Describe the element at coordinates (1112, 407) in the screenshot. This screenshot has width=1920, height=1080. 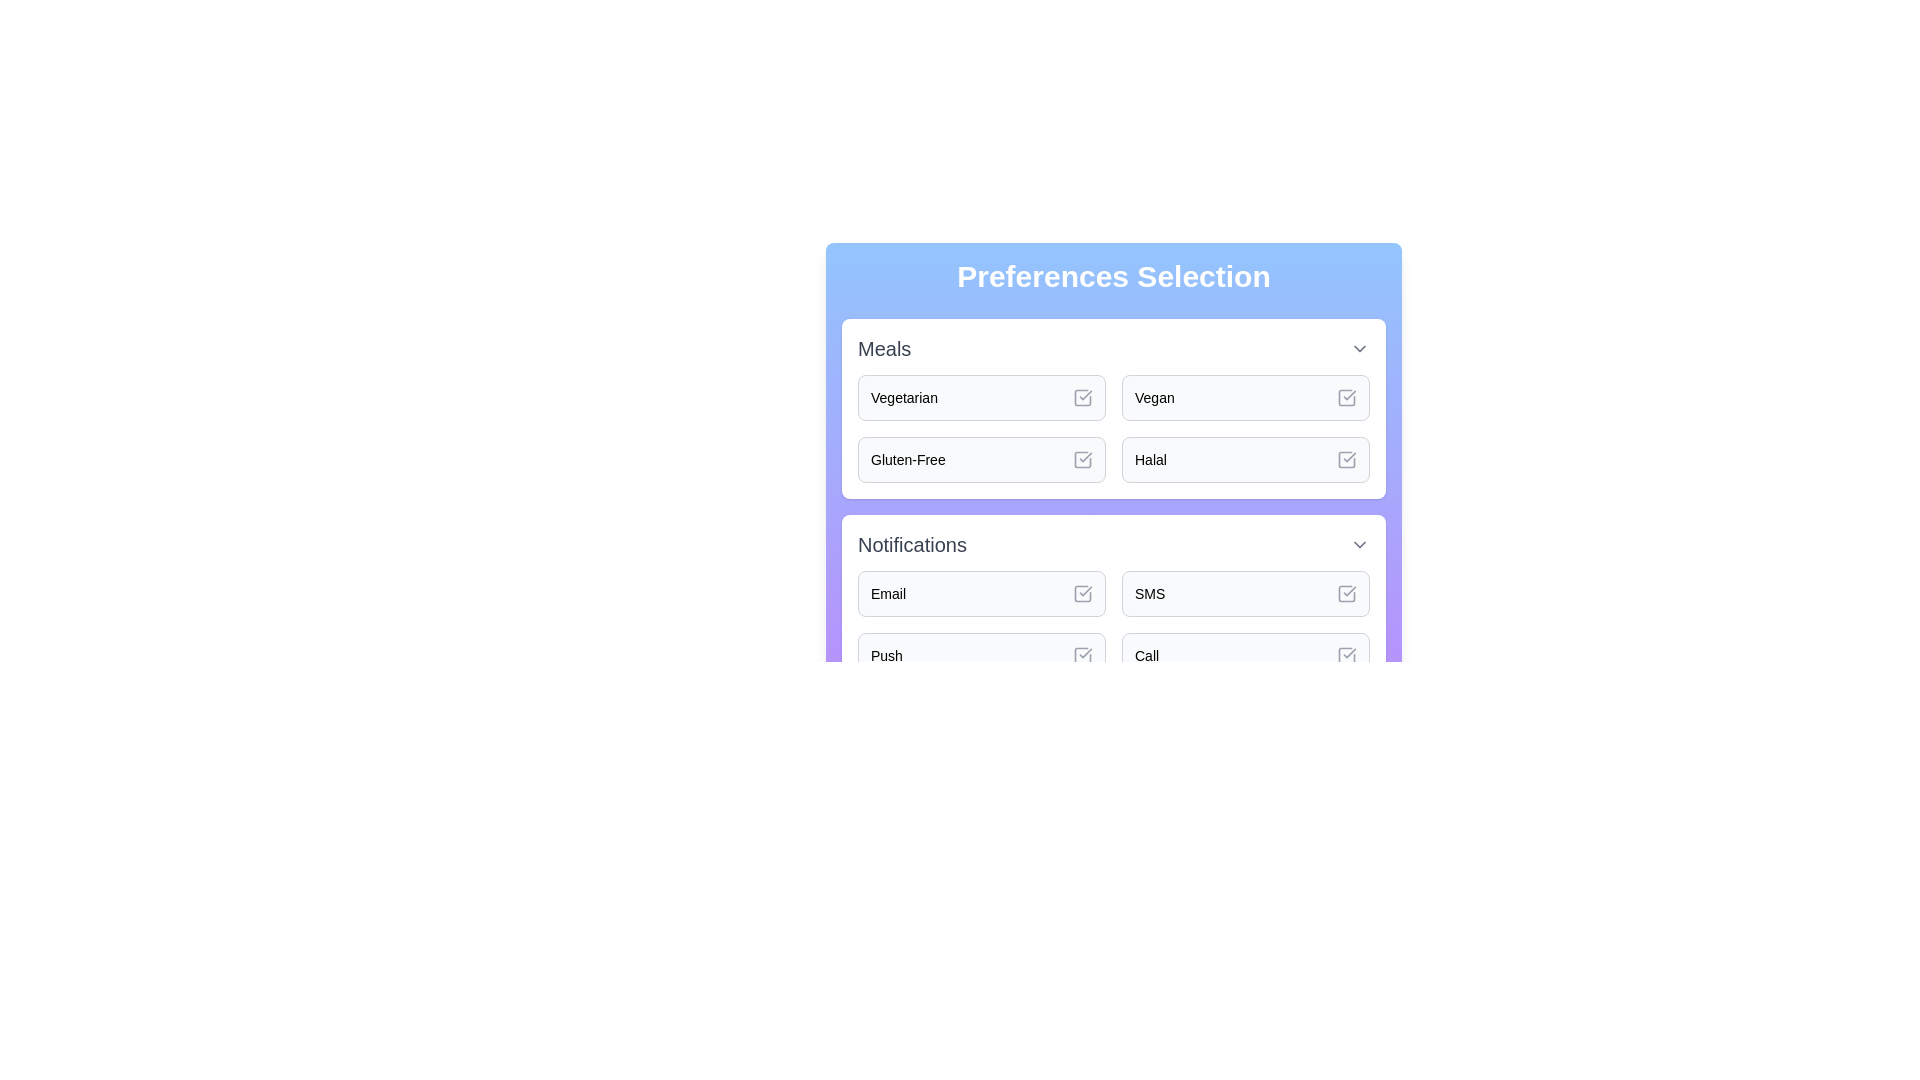
I see `an option from the 'Meals' section, which contains options like 'Vegetarian', 'Vegan', 'Gluten-Free', and 'Halal'` at that location.